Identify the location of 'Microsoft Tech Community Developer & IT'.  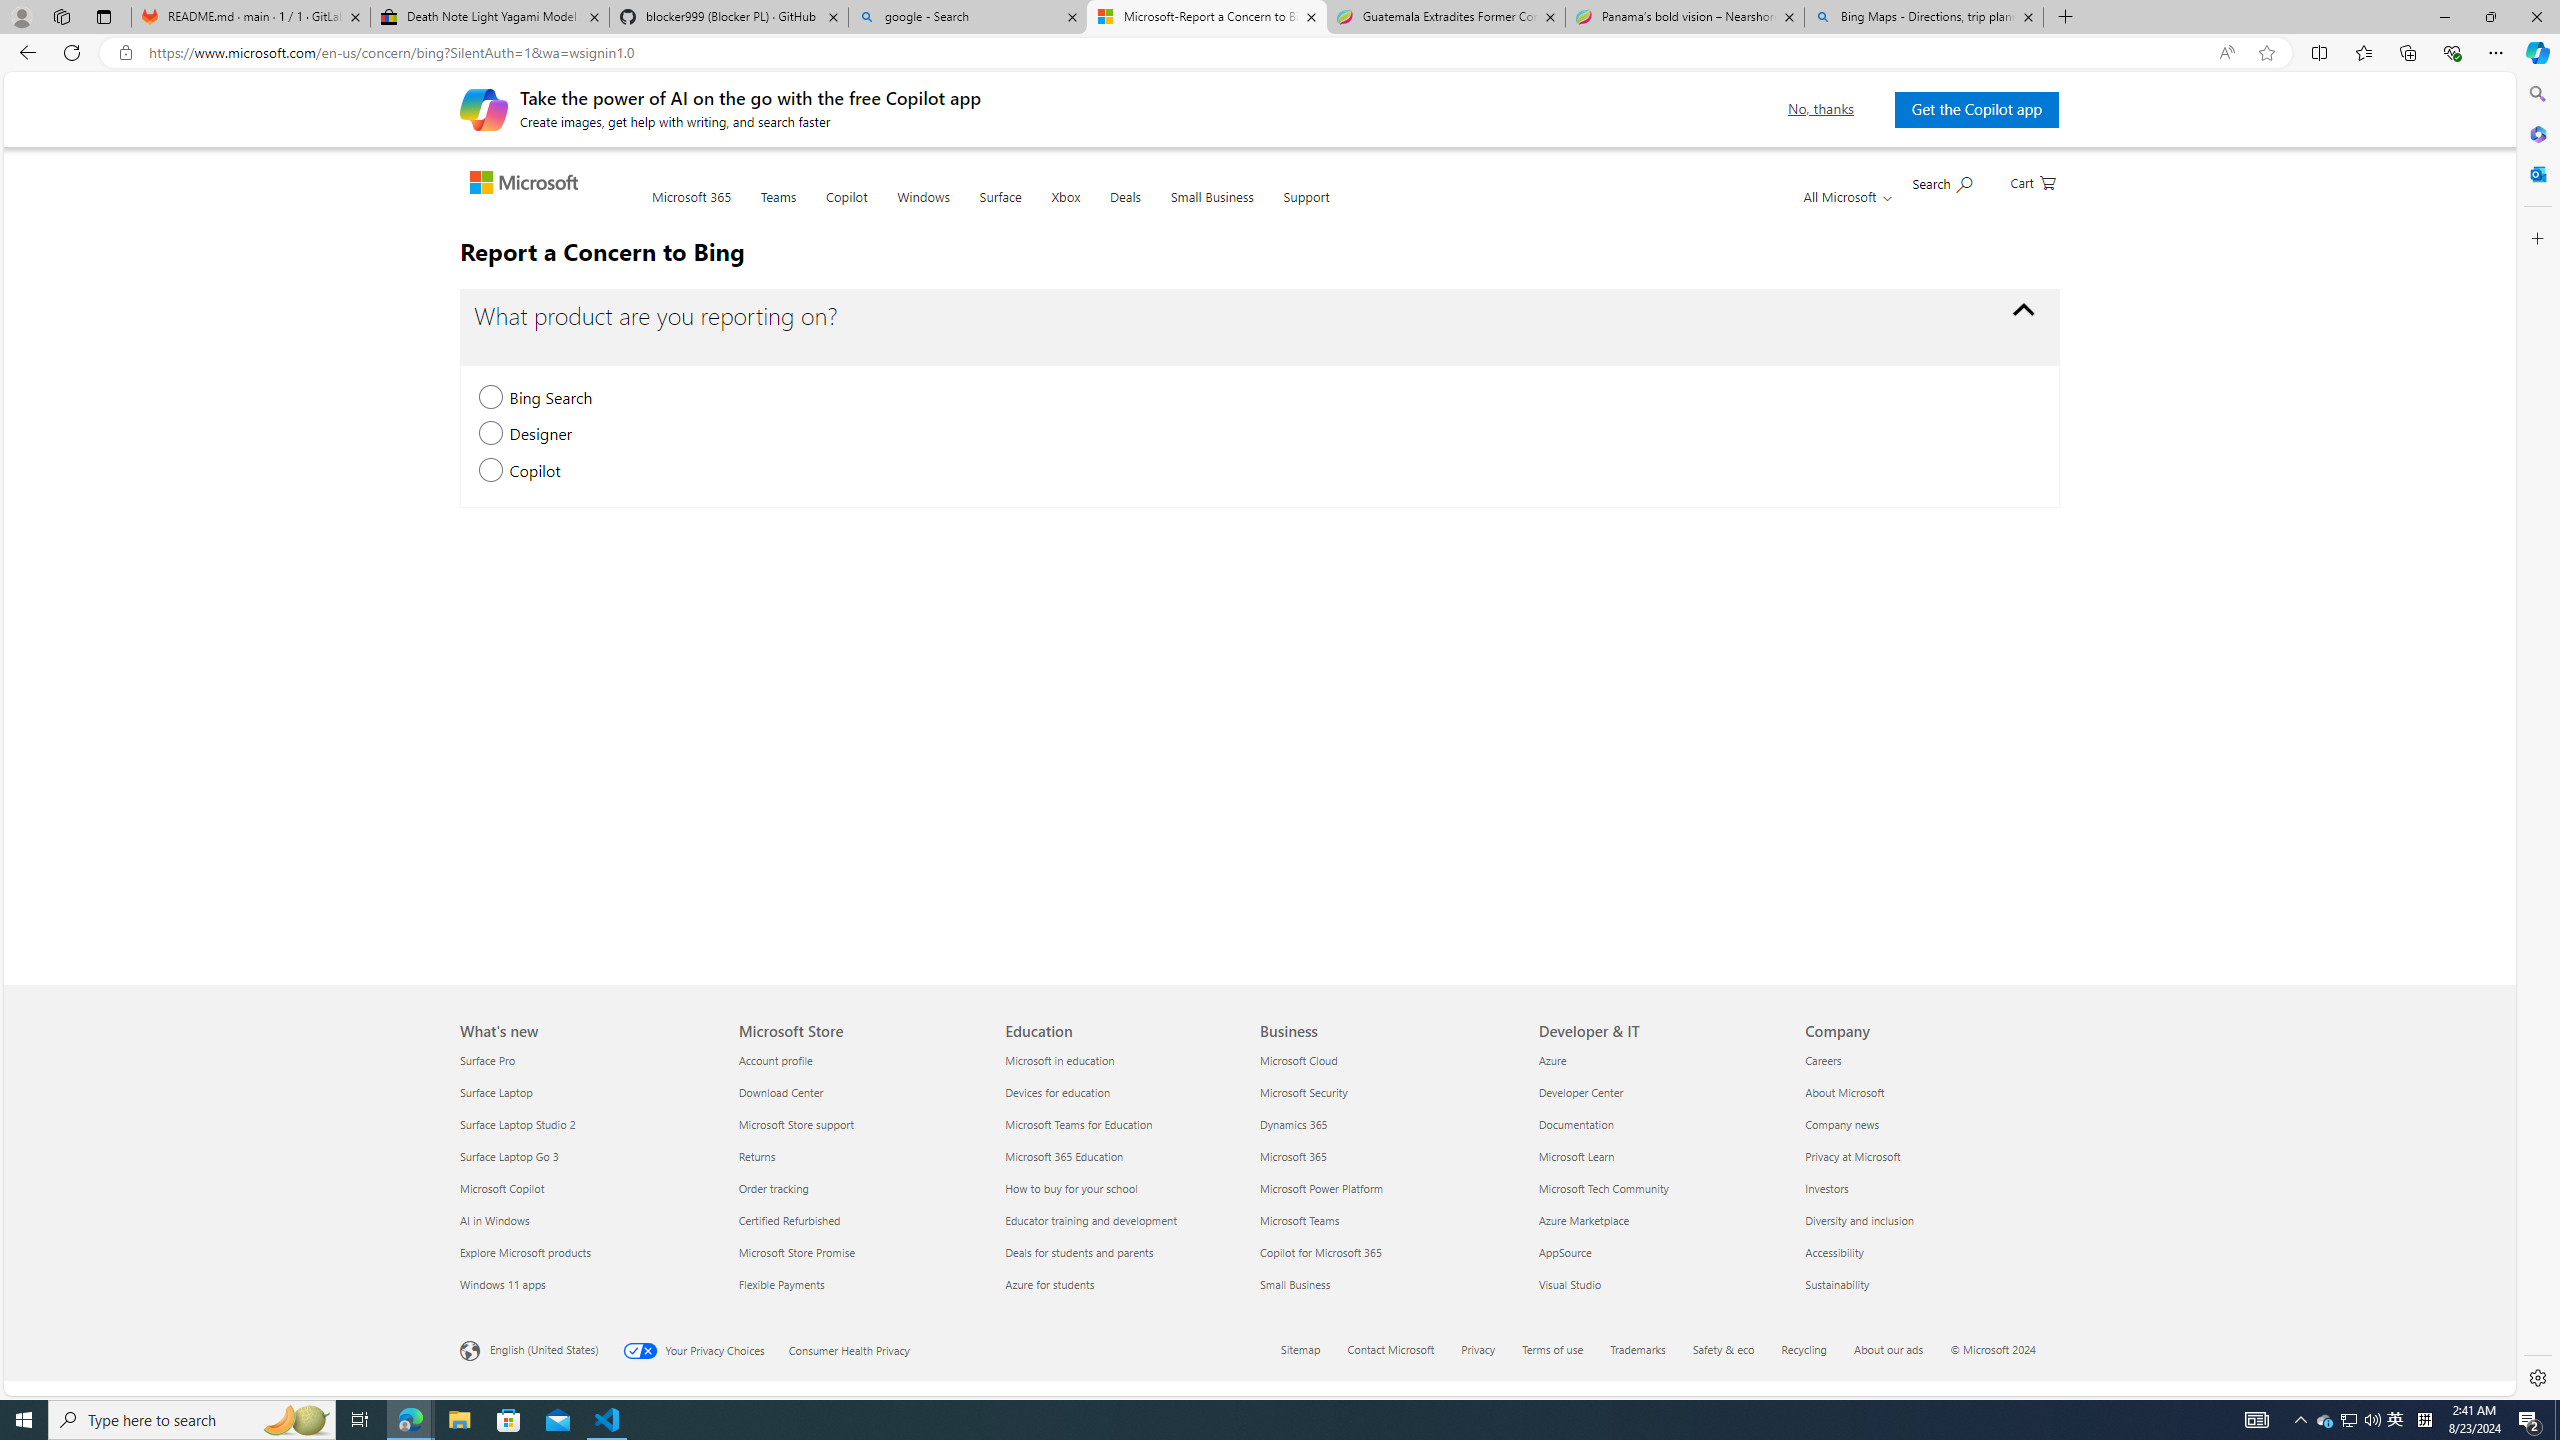
(1602, 1187).